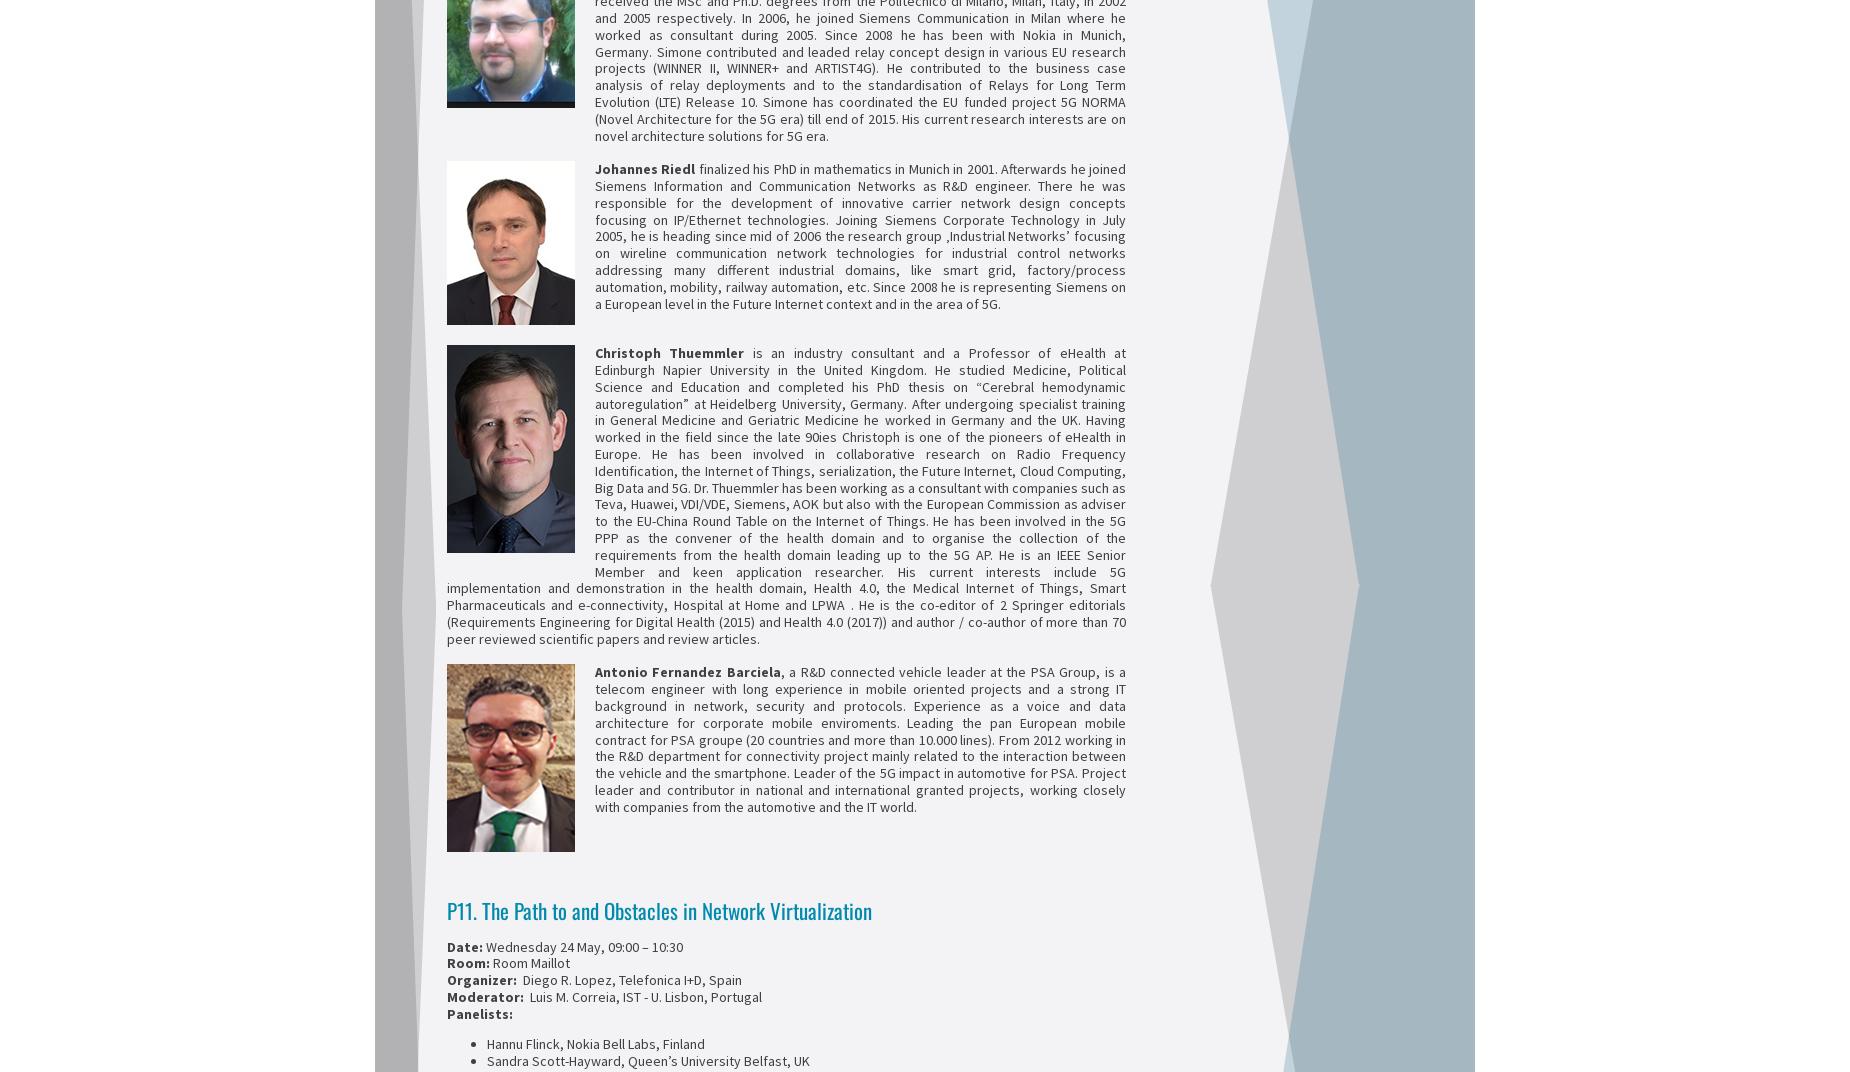 The image size is (1850, 1072). Describe the element at coordinates (596, 1044) in the screenshot. I see `'Hannu Flinck, Nokia Bell Labs, Finland'` at that location.